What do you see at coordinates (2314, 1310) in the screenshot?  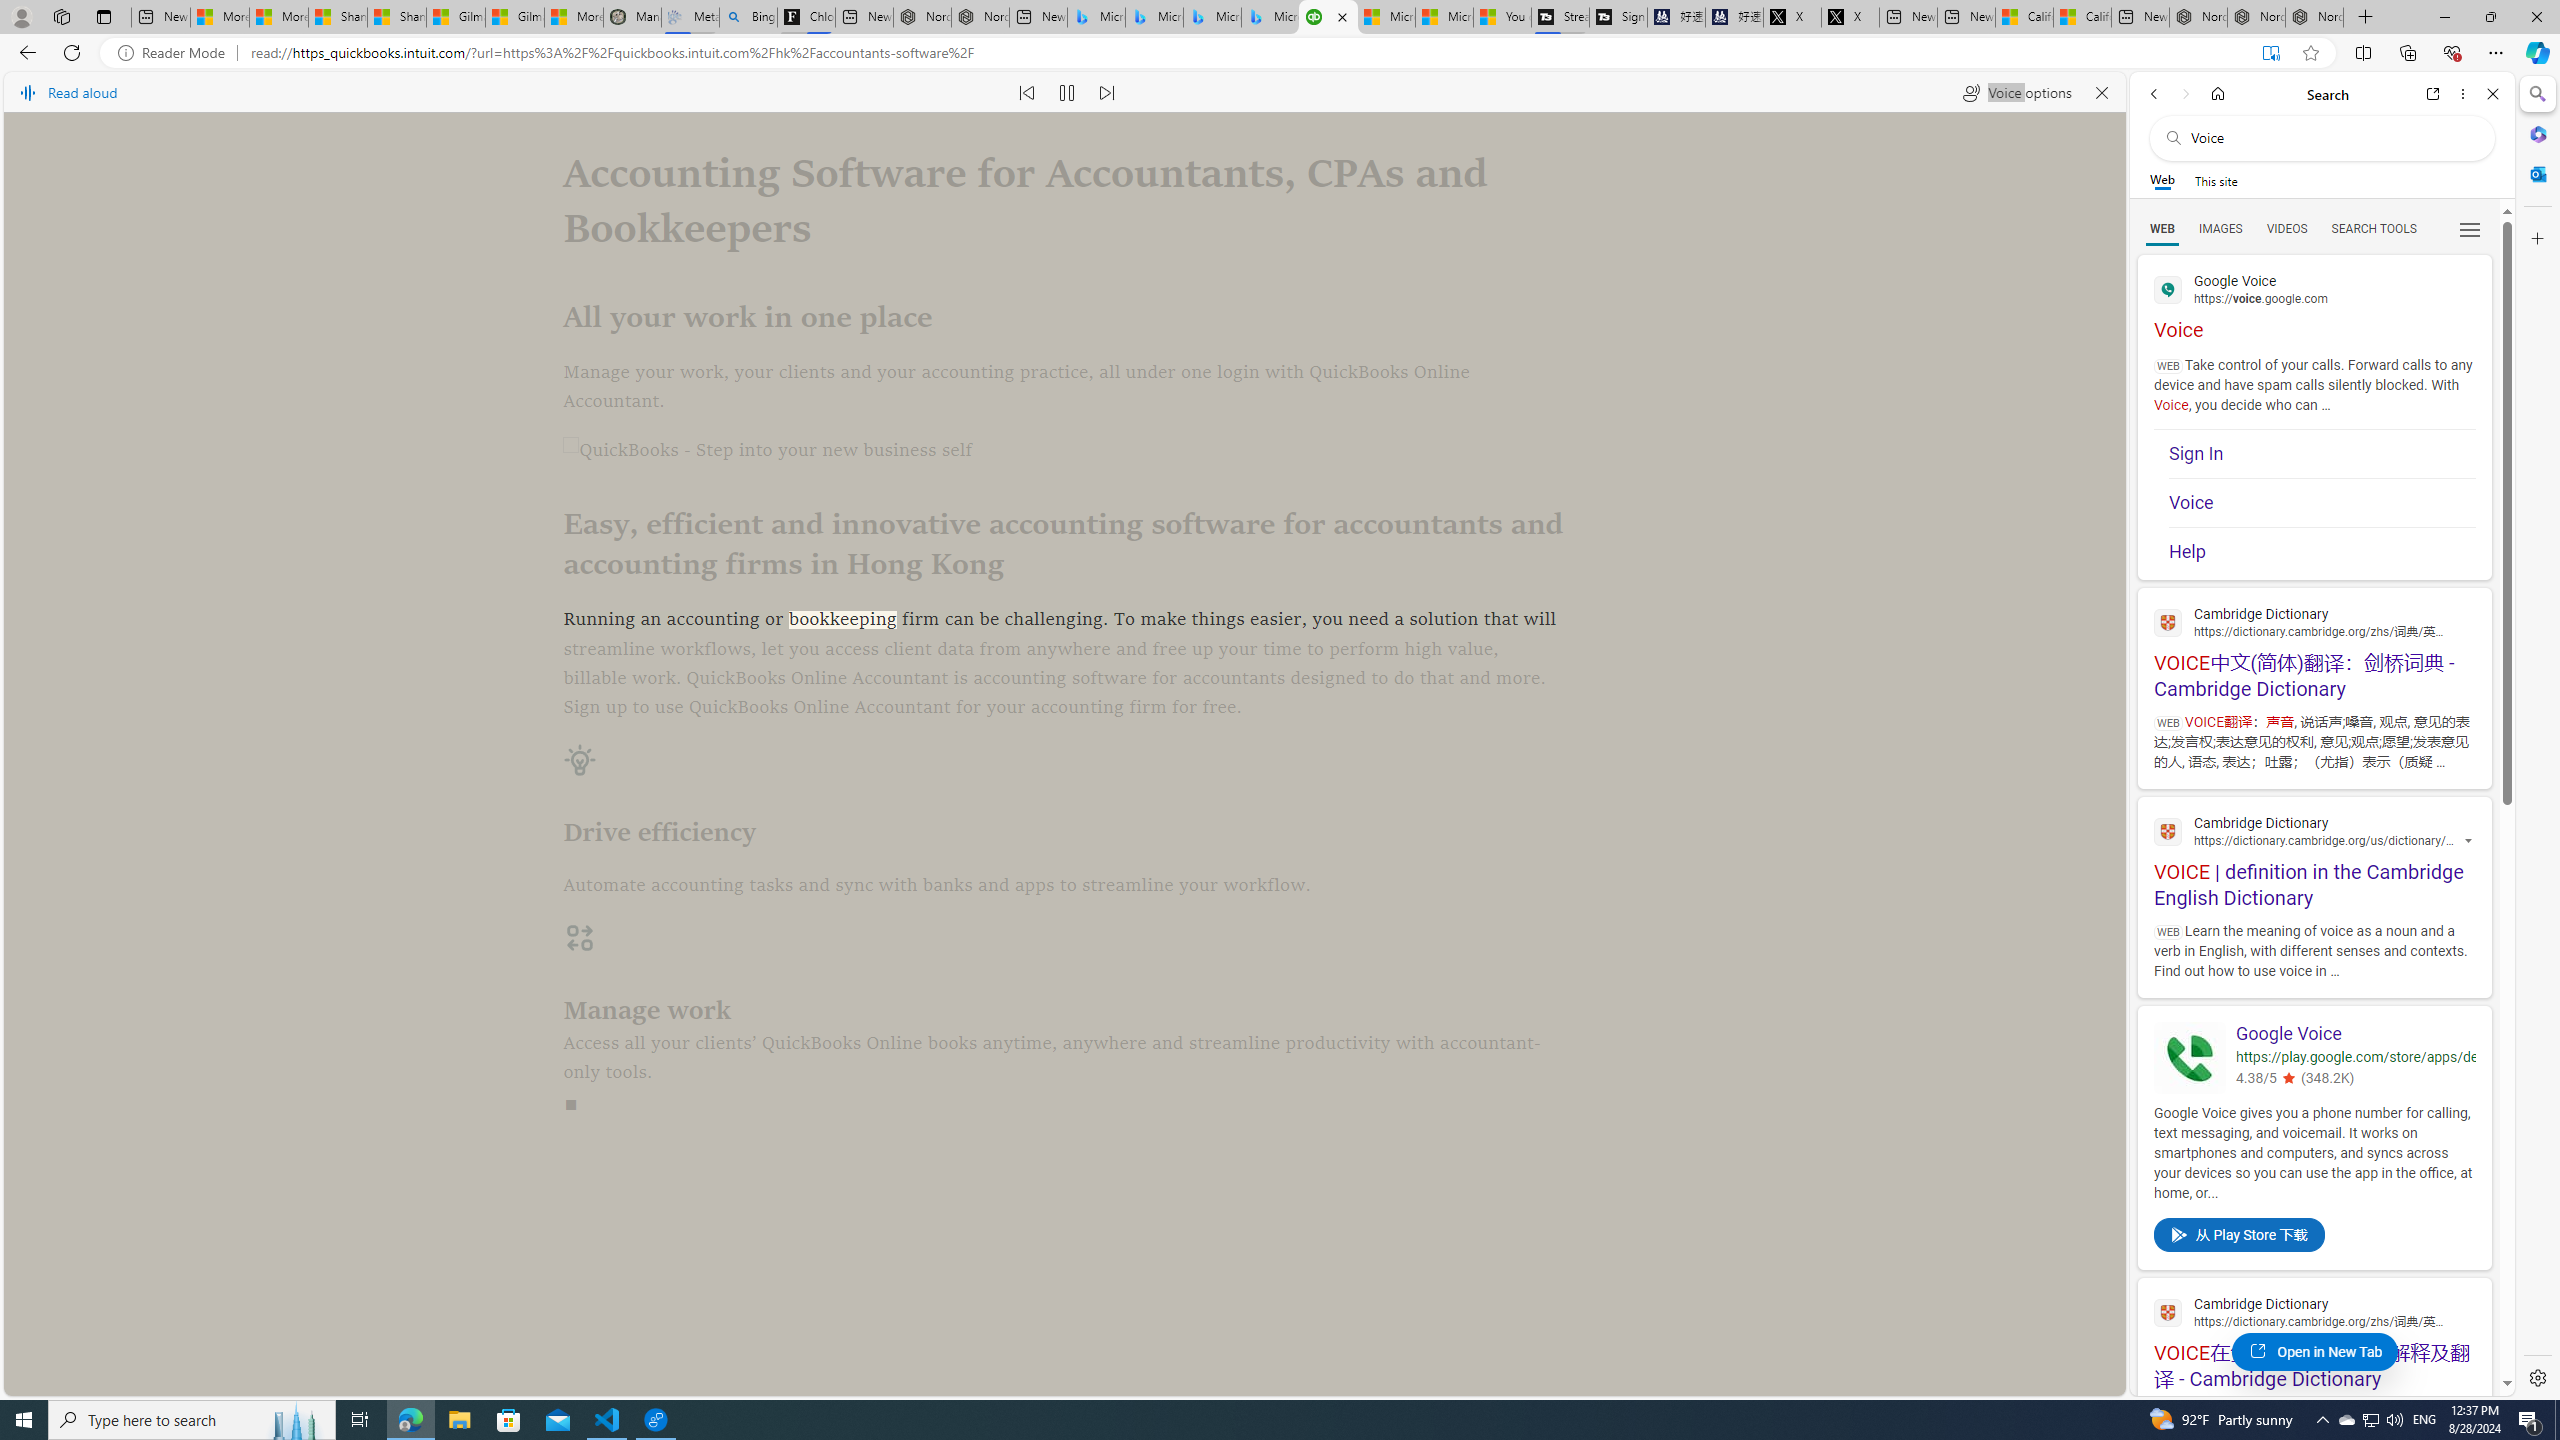 I see `'Cambridge Dictionary'` at bounding box center [2314, 1310].